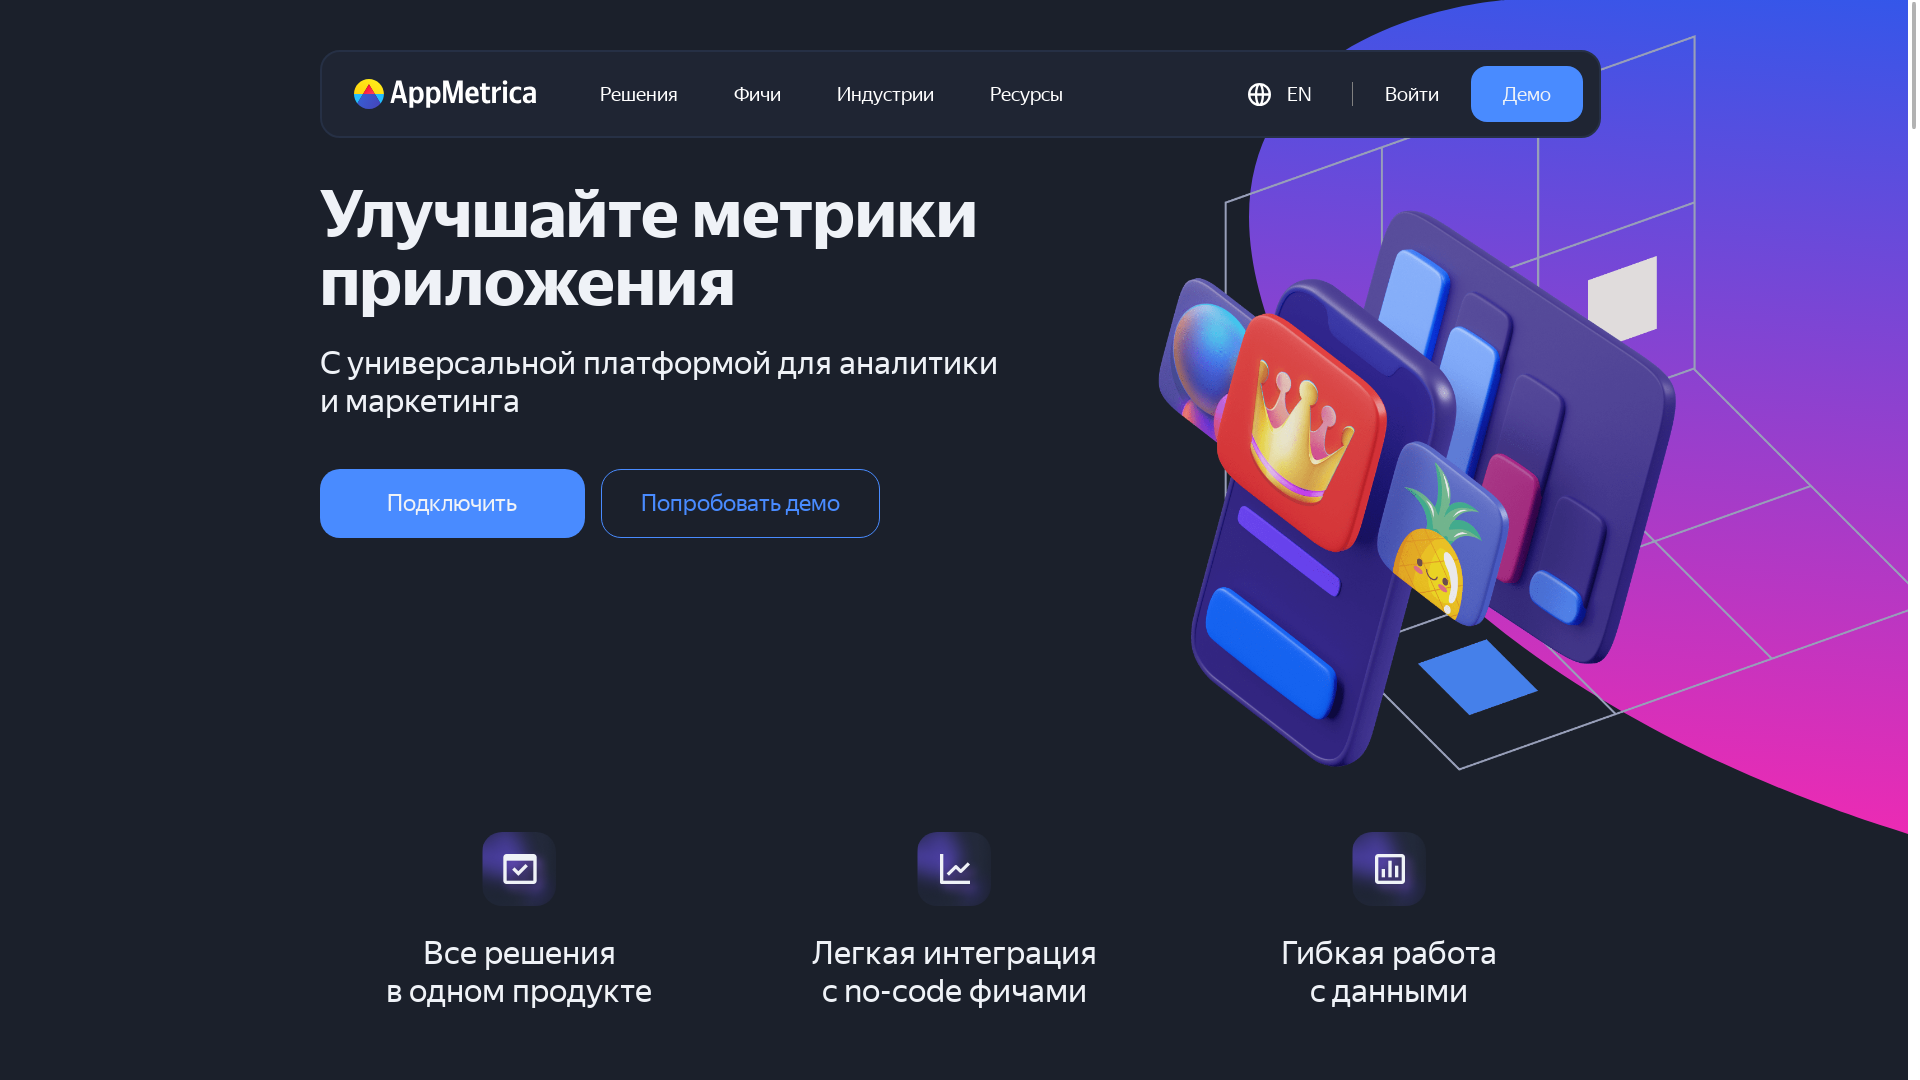 This screenshot has width=1920, height=1080. I want to click on 'EN', so click(1283, 93).